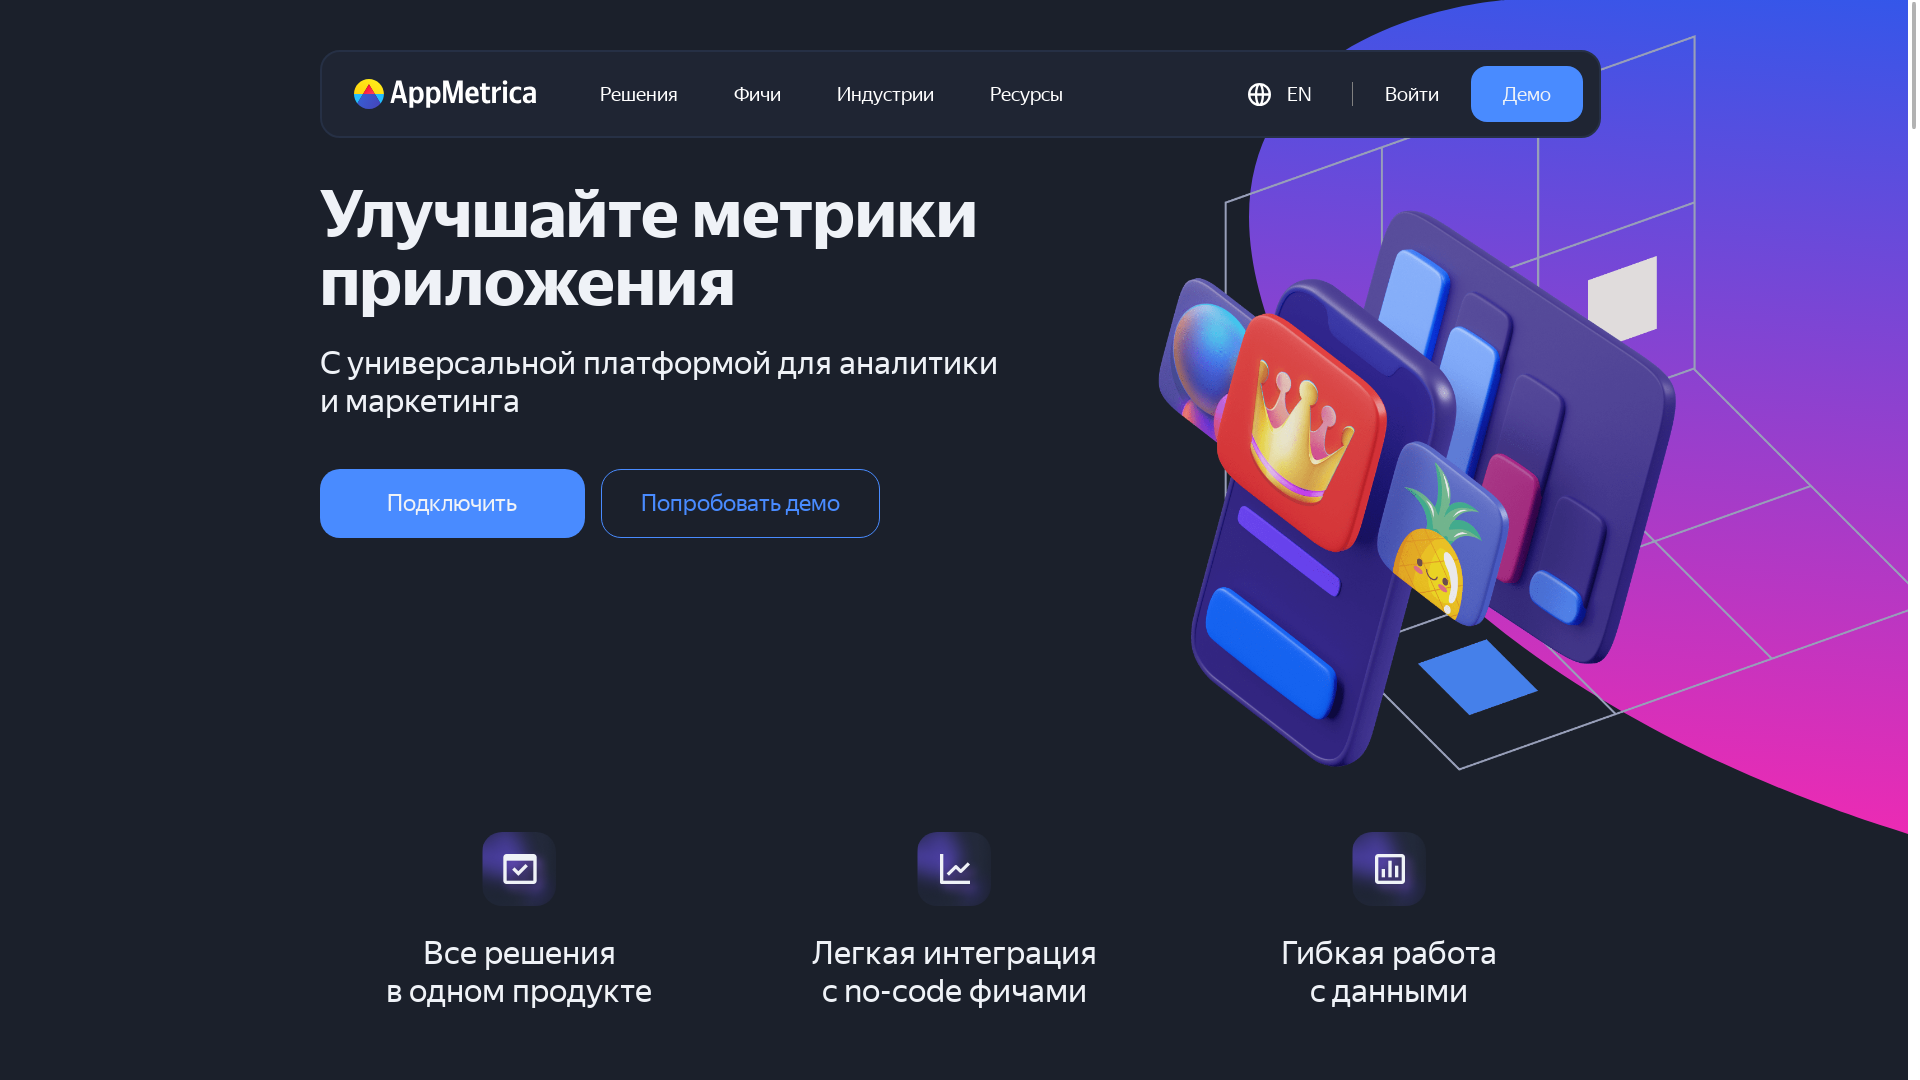 This screenshot has width=1920, height=1080. I want to click on 'EN', so click(1283, 93).